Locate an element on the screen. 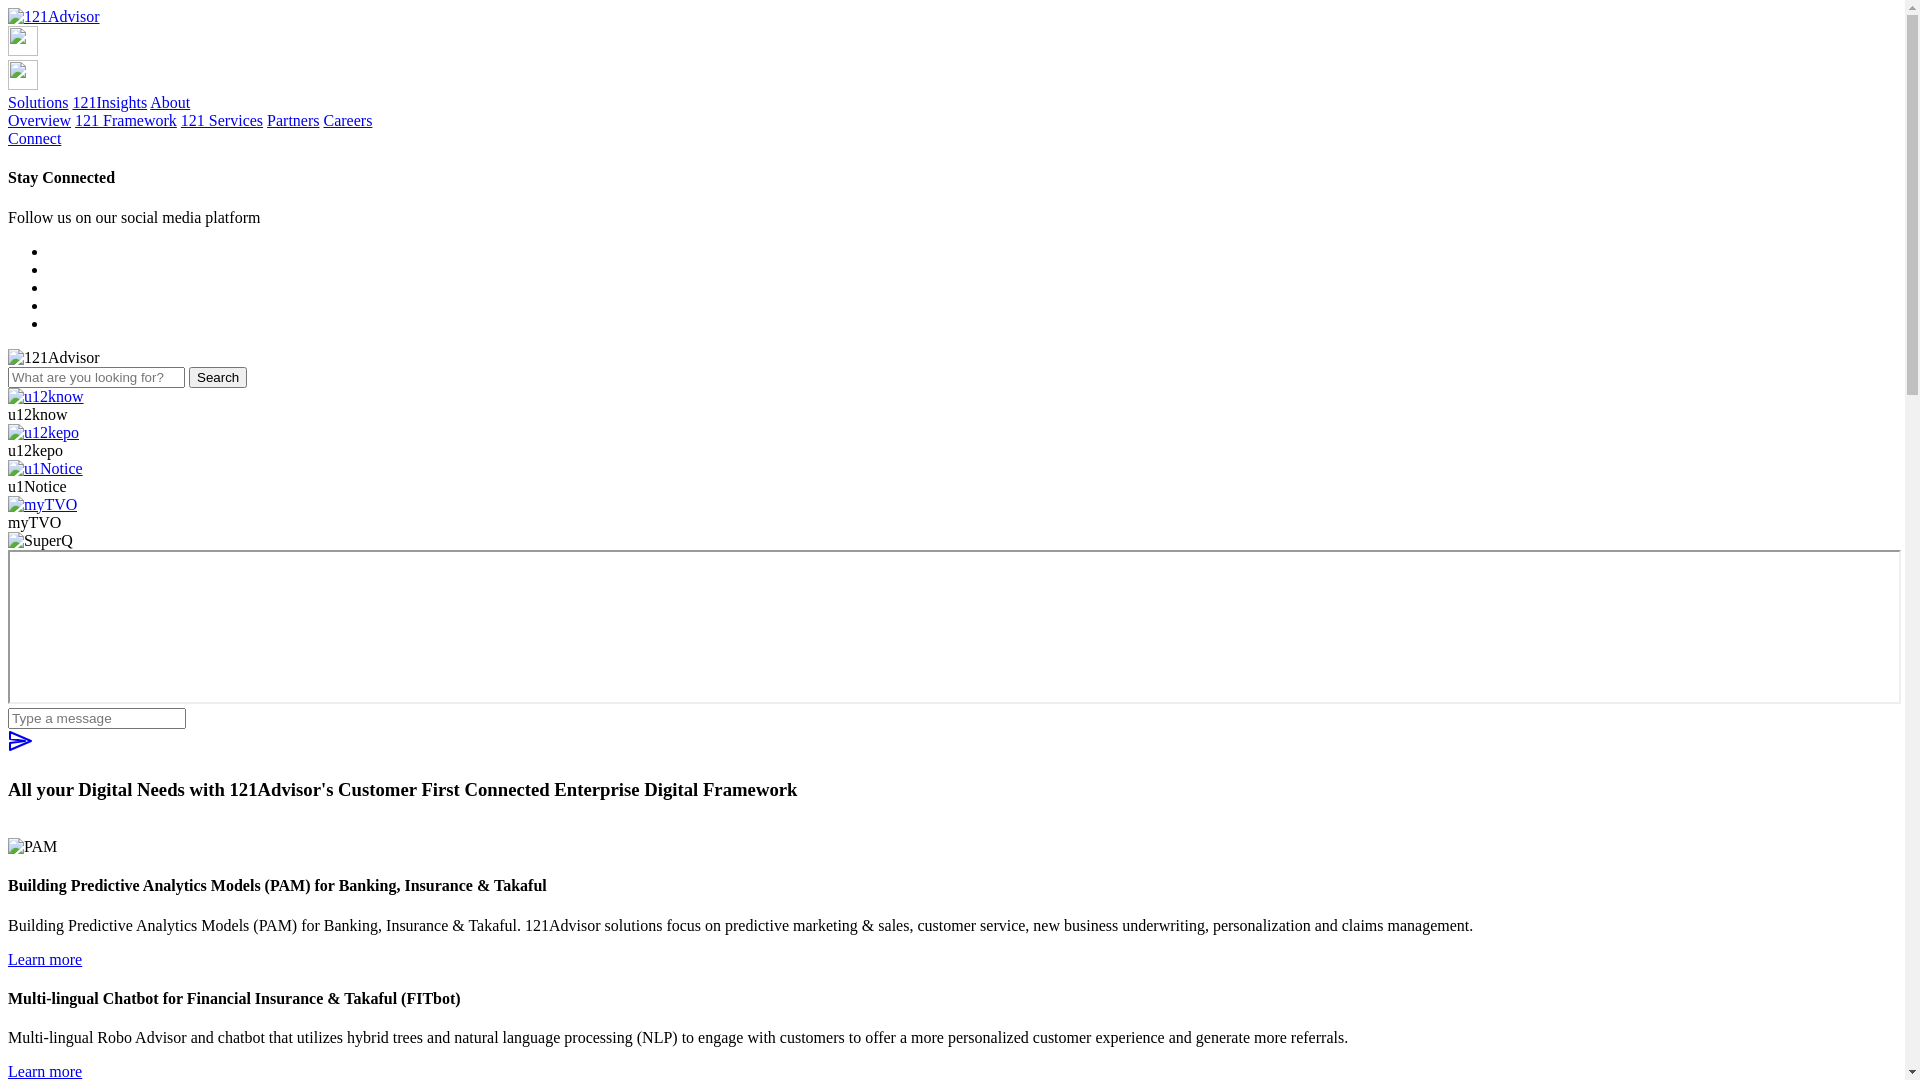  '121 Framework' is located at coordinates (124, 120).